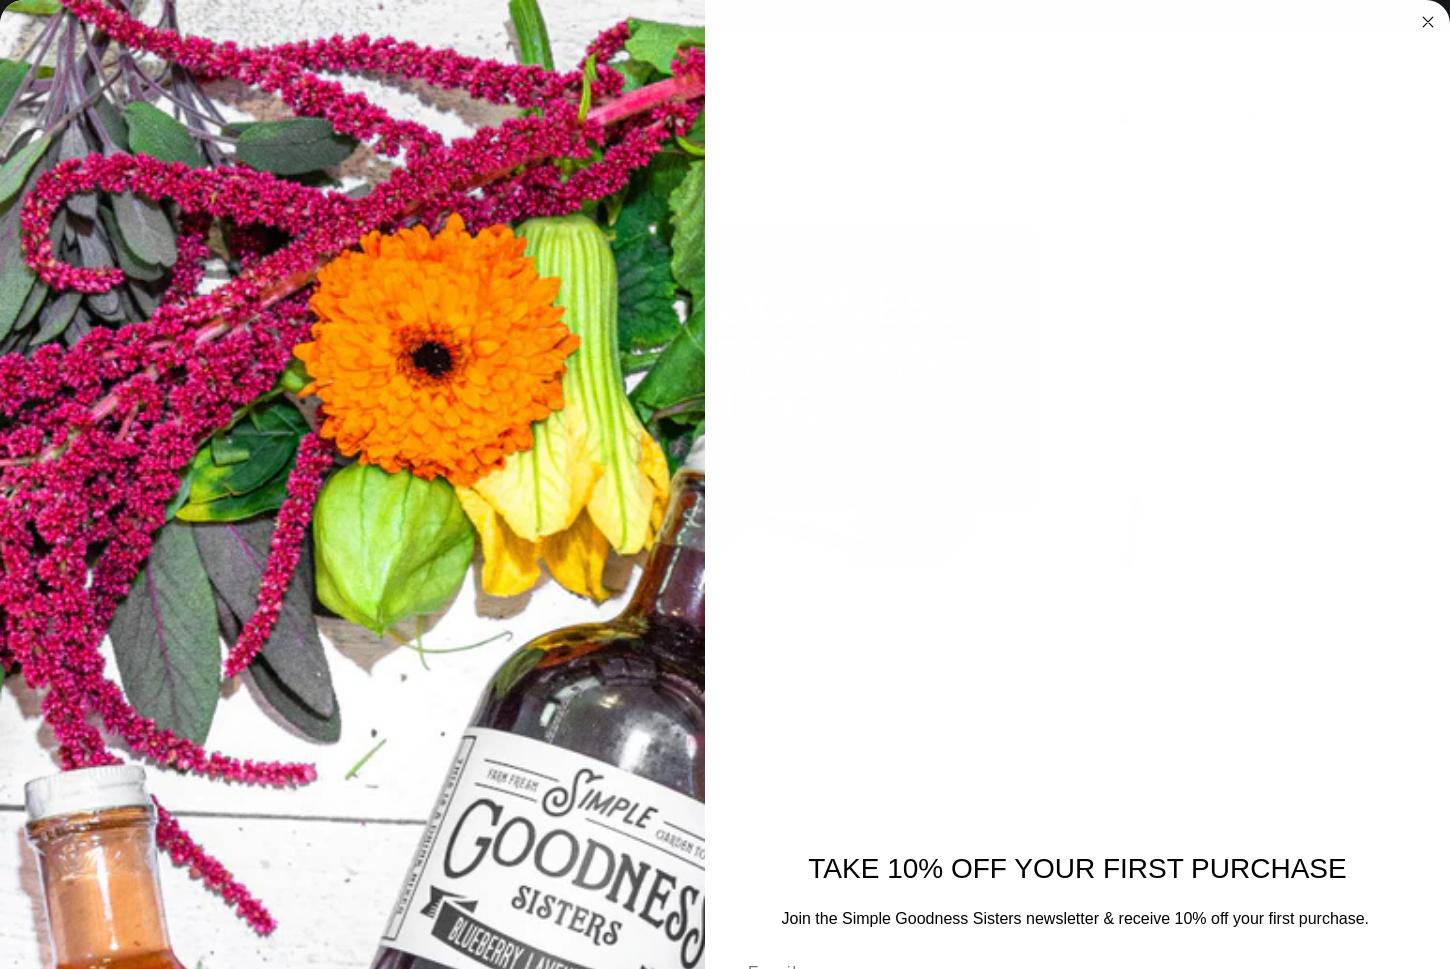  I want to click on 'Recipes', so click(764, 118).